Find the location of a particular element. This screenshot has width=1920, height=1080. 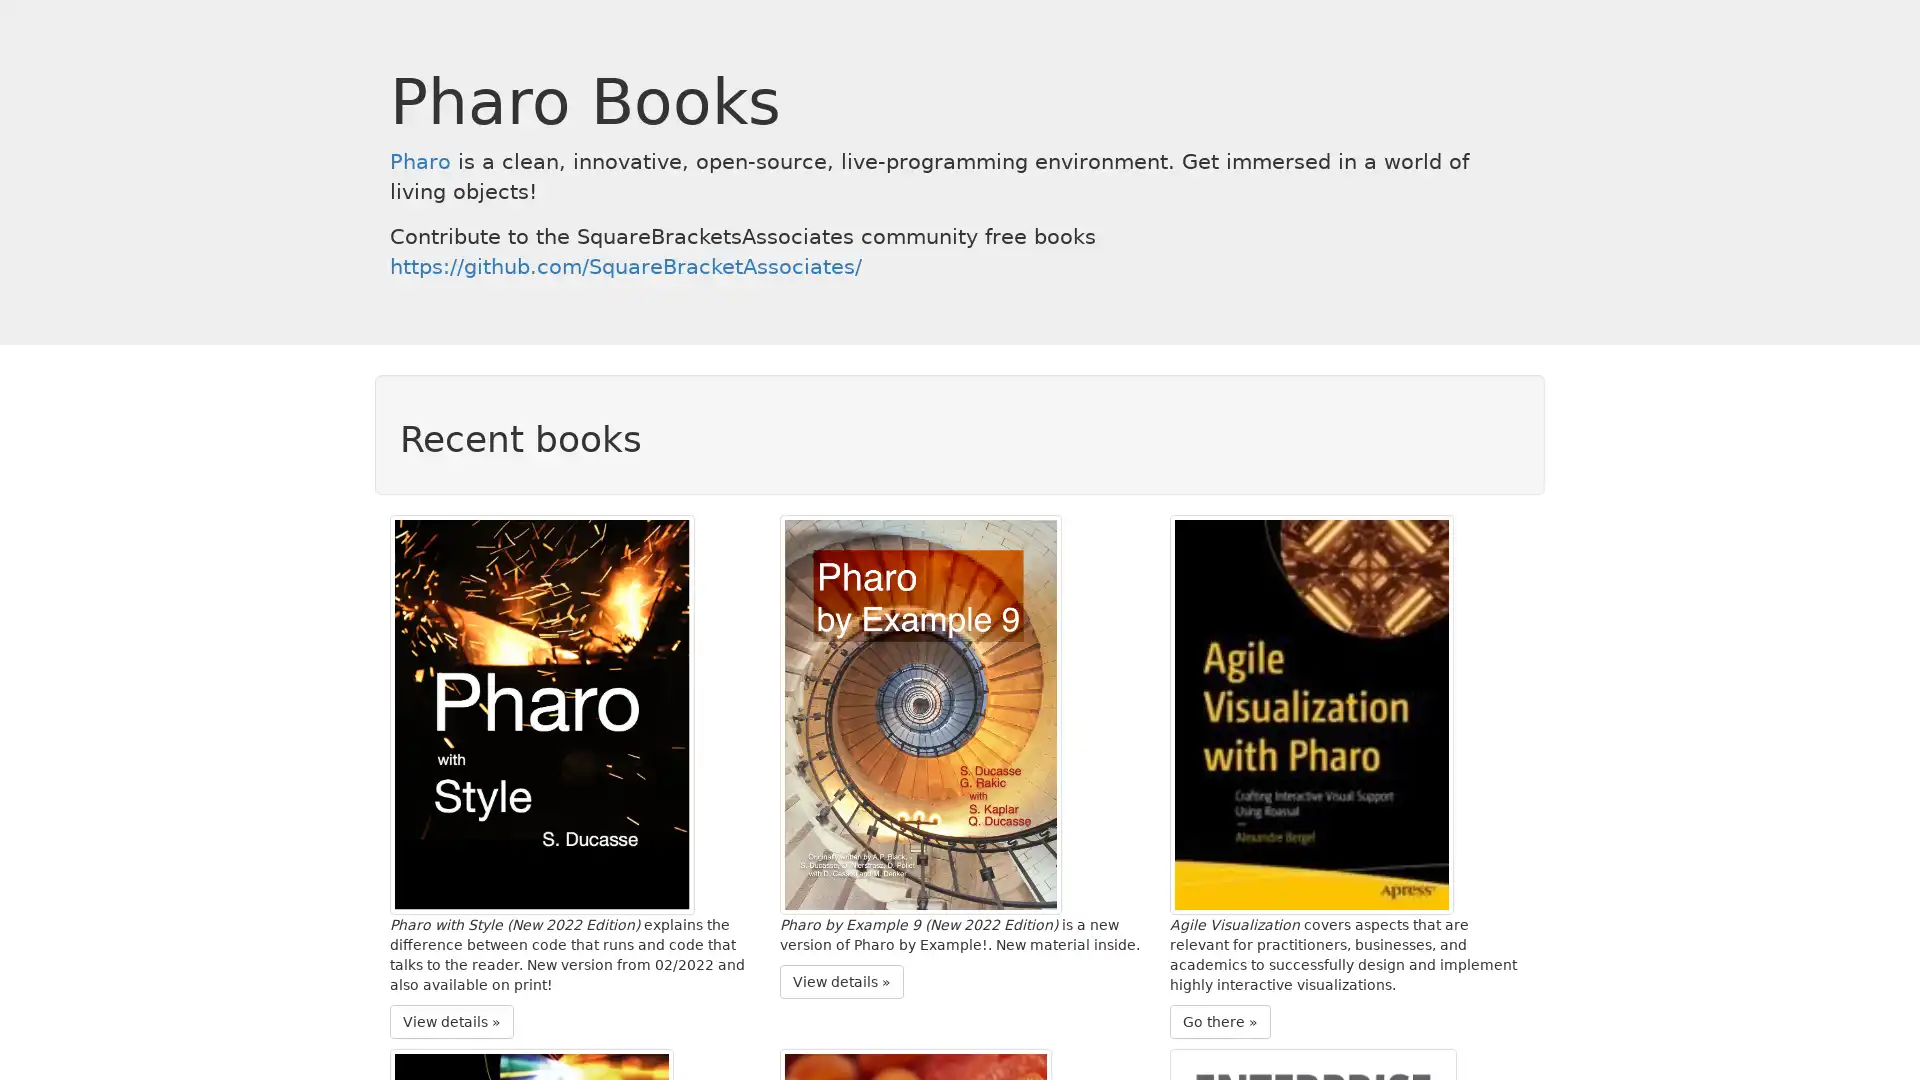

Go there is located at coordinates (1219, 1021).